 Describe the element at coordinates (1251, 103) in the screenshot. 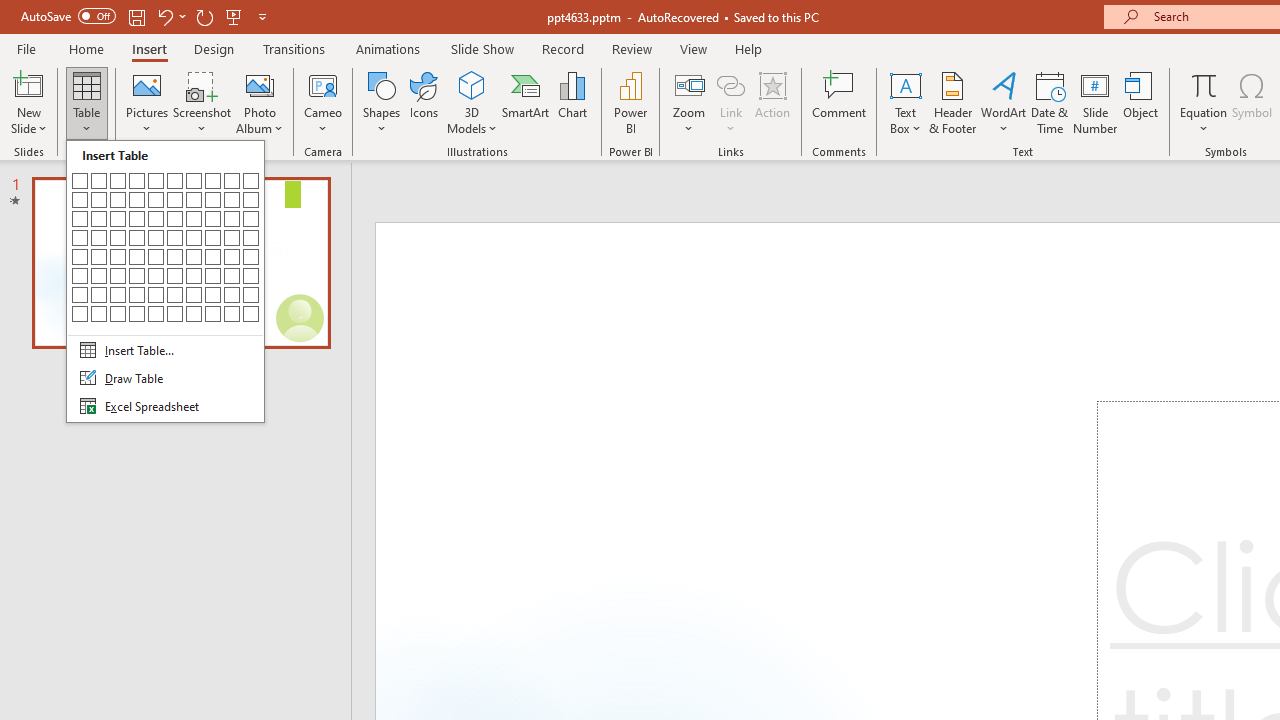

I see `'Symbol...'` at that location.